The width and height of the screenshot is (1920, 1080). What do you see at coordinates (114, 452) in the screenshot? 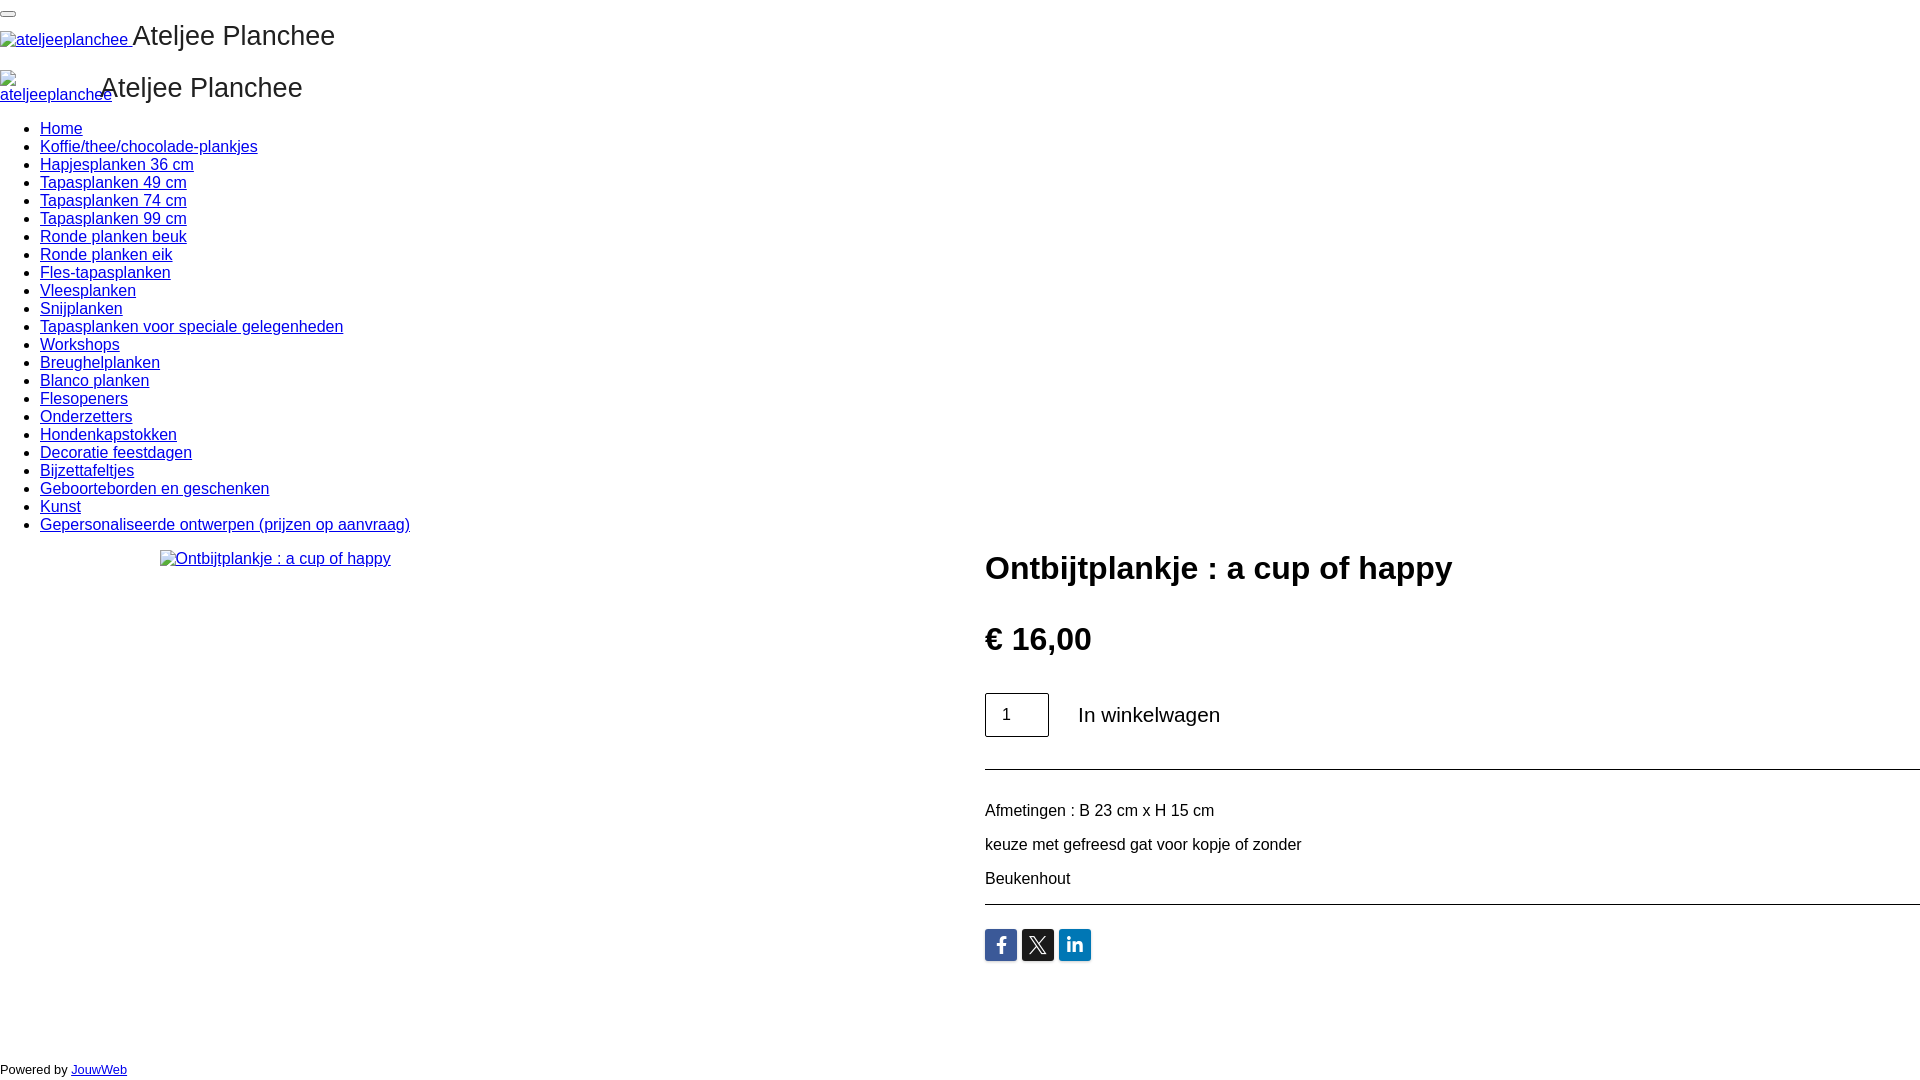
I see `'Decoratie feestdagen'` at bounding box center [114, 452].